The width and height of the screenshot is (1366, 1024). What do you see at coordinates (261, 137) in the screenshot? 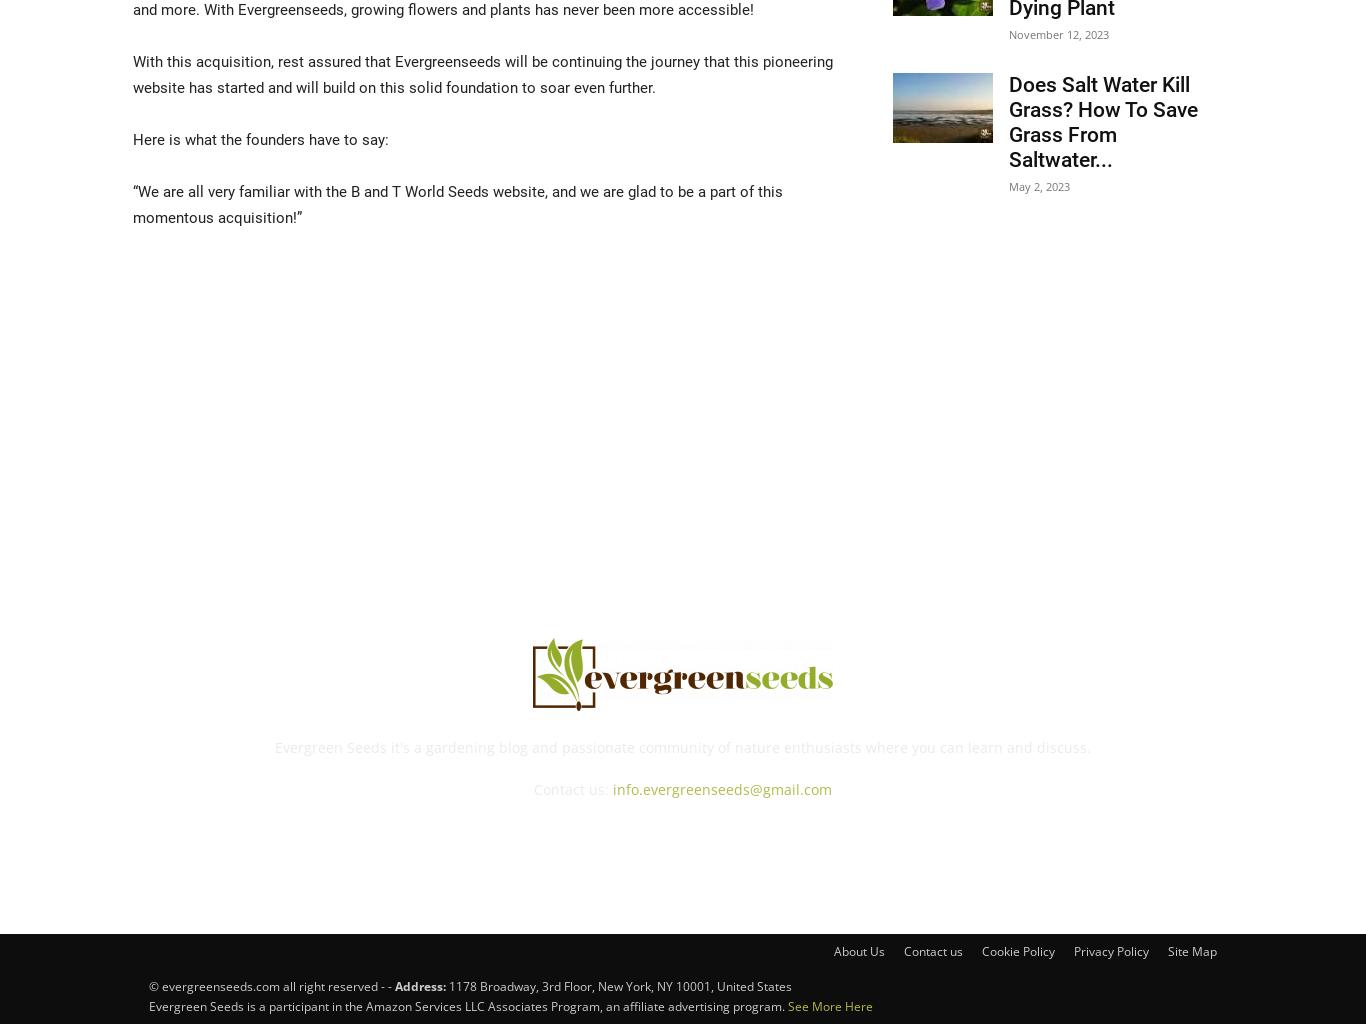
I see `'Here is what the founders have to say:'` at bounding box center [261, 137].